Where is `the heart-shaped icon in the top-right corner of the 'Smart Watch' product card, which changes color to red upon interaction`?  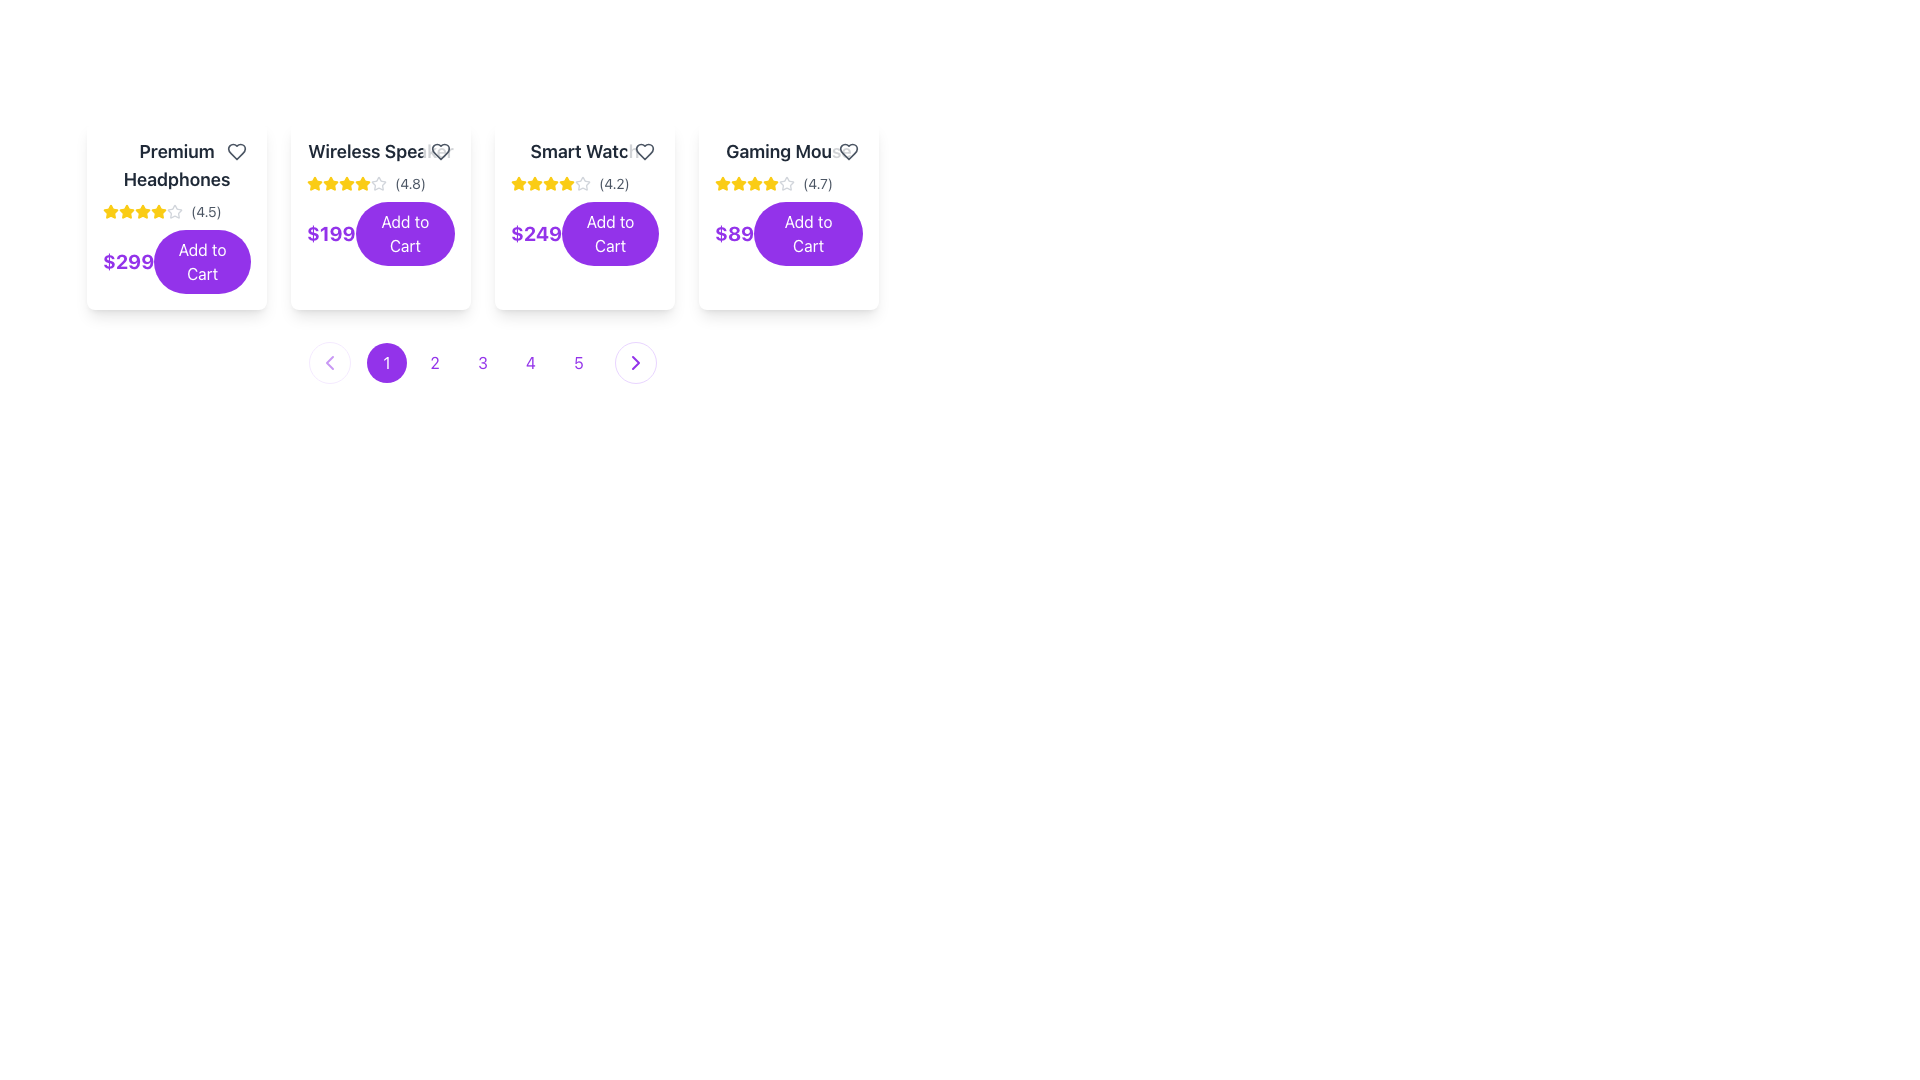
the heart-shaped icon in the top-right corner of the 'Smart Watch' product card, which changes color to red upon interaction is located at coordinates (644, 150).